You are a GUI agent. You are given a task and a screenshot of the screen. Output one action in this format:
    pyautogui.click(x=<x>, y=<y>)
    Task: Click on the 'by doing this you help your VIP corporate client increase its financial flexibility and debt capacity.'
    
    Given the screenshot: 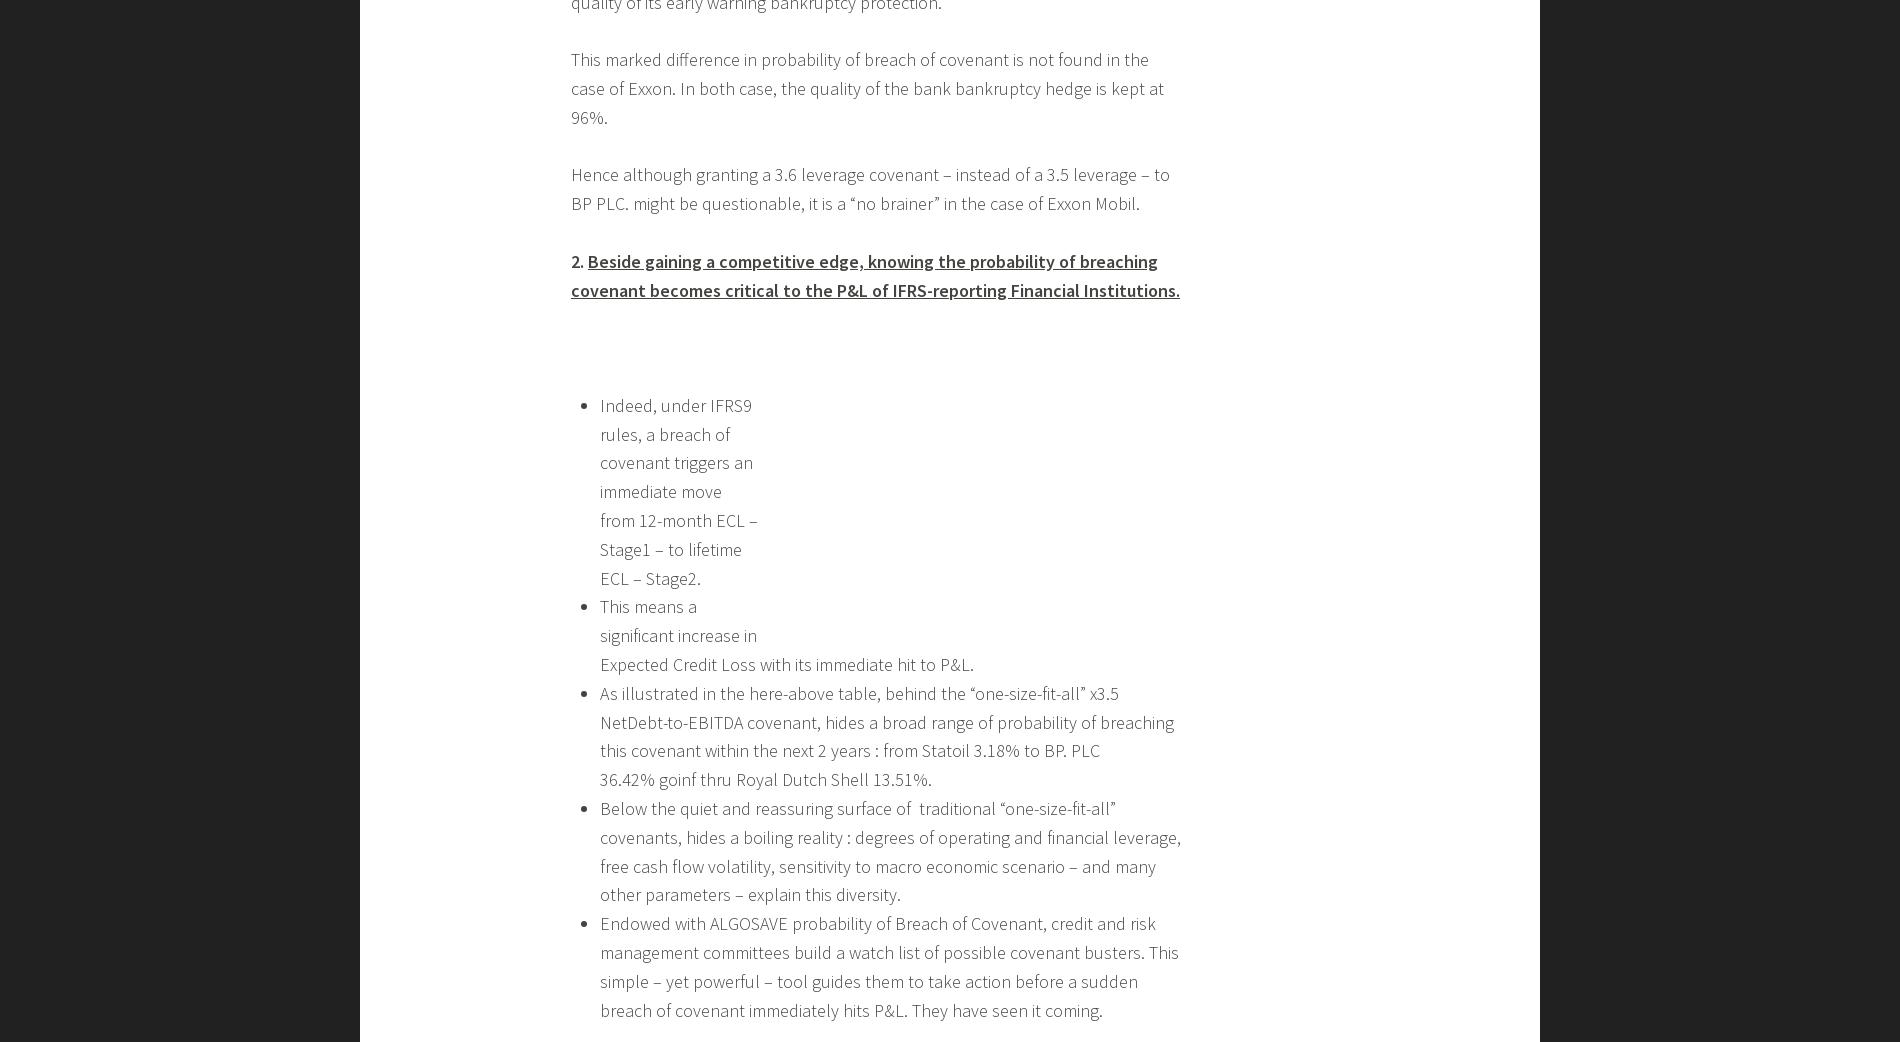 What is the action you would take?
    pyautogui.click(x=865, y=66)
    